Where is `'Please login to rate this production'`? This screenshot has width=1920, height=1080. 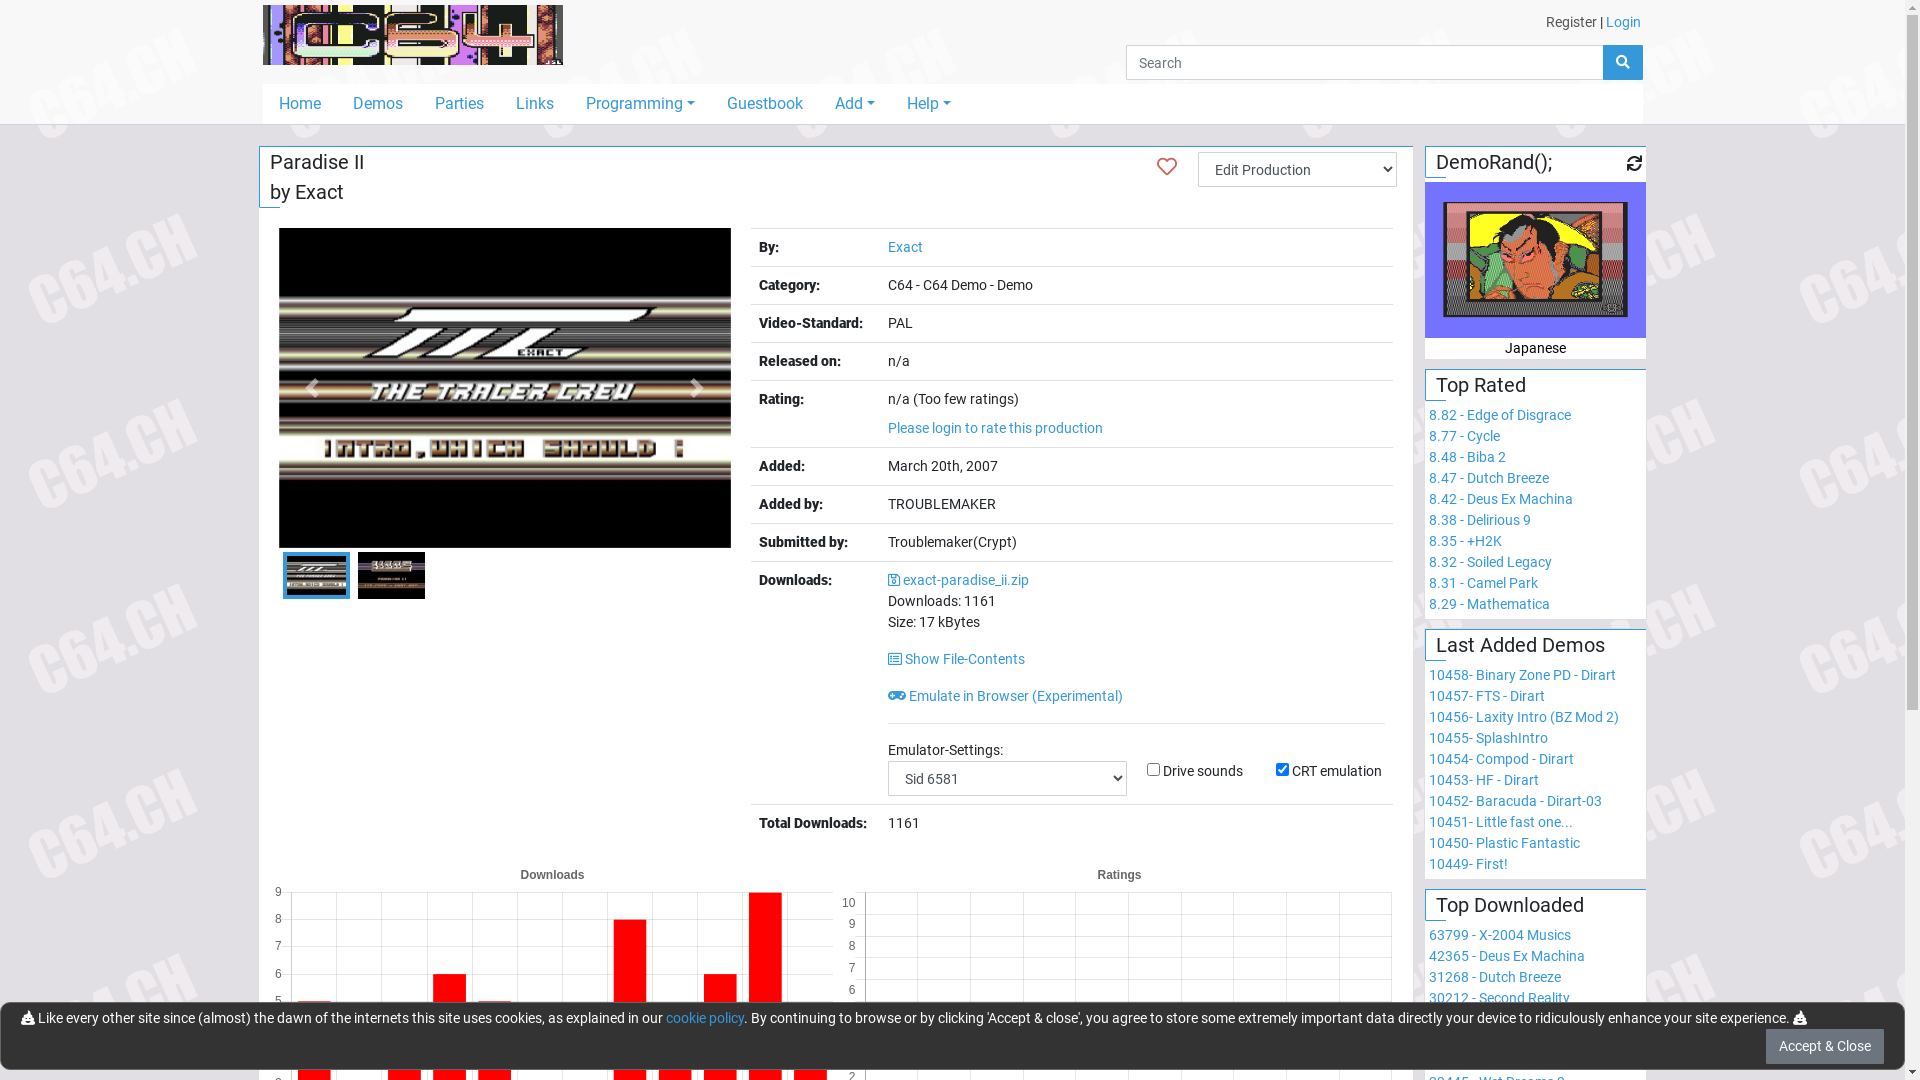
'Please login to rate this production' is located at coordinates (995, 427).